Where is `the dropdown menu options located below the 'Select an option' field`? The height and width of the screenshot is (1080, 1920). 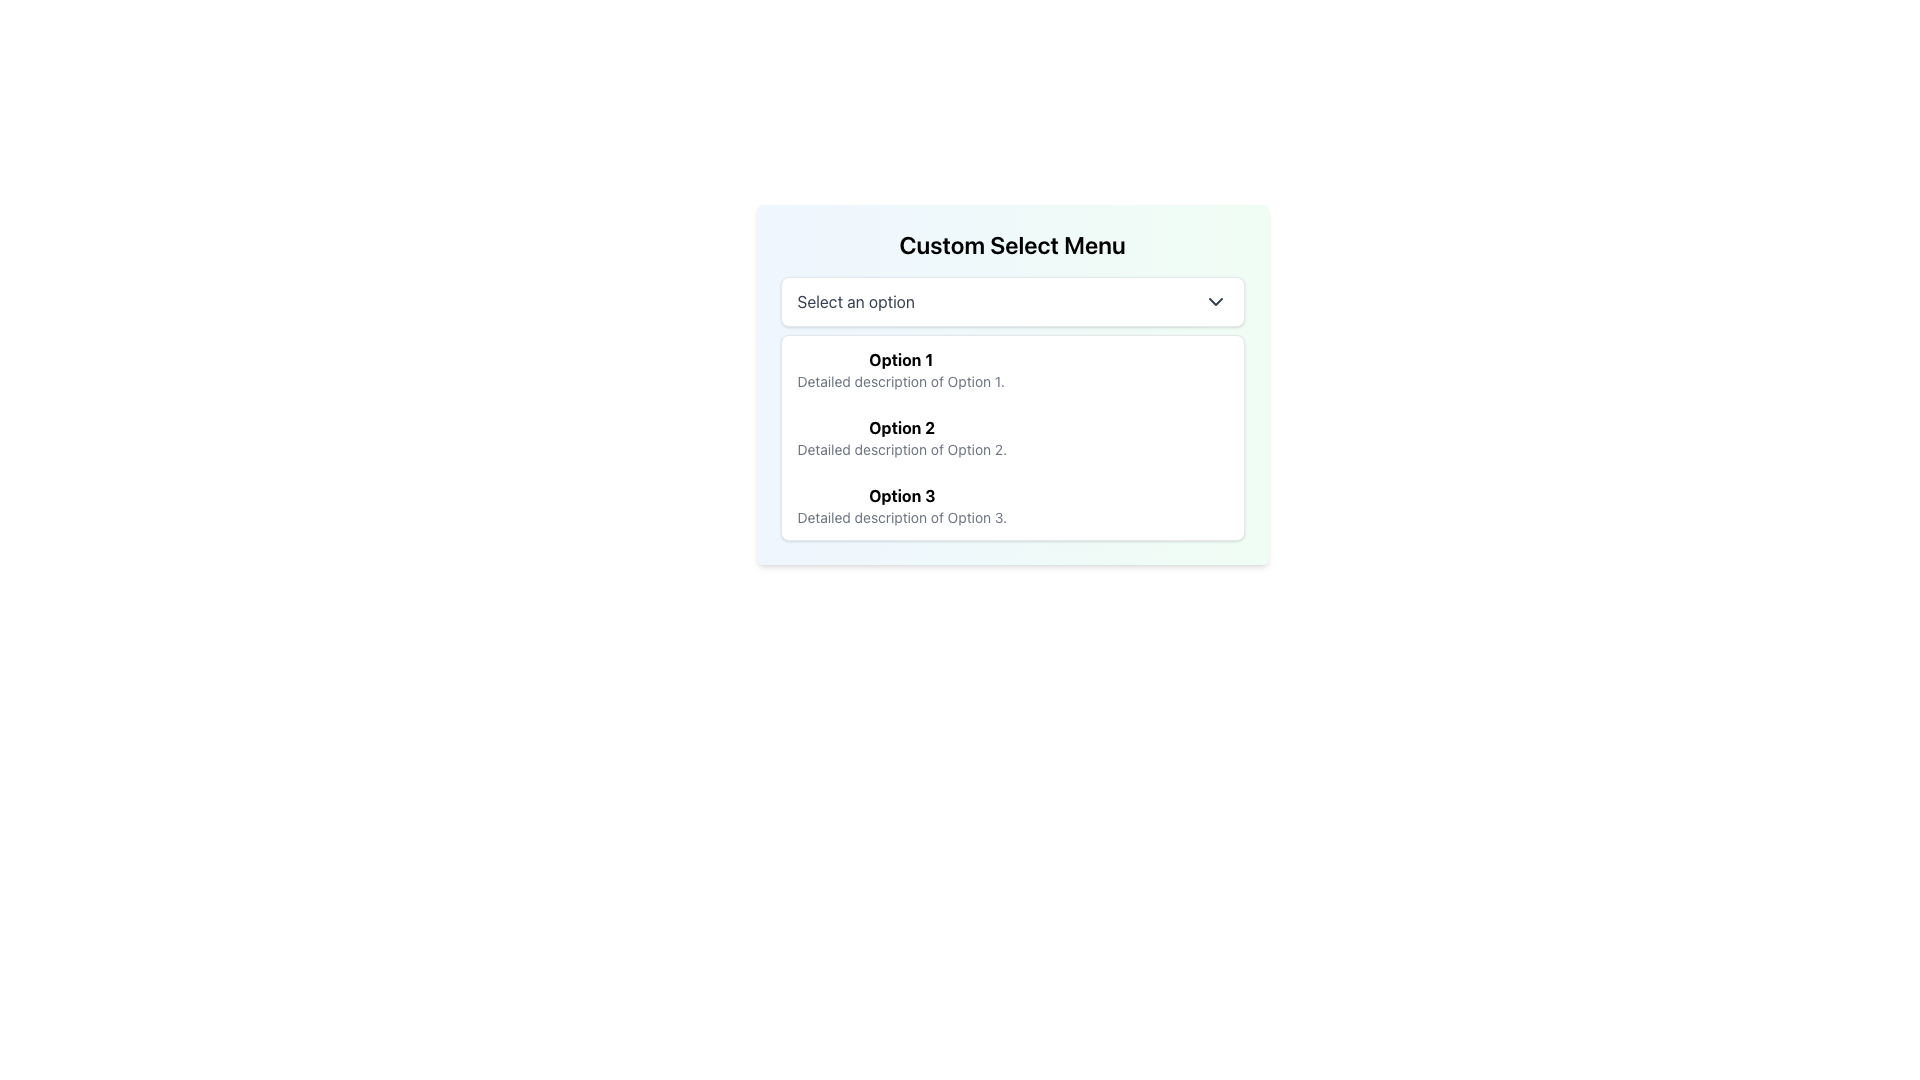
the dropdown menu options located below the 'Select an option' field is located at coordinates (1012, 437).